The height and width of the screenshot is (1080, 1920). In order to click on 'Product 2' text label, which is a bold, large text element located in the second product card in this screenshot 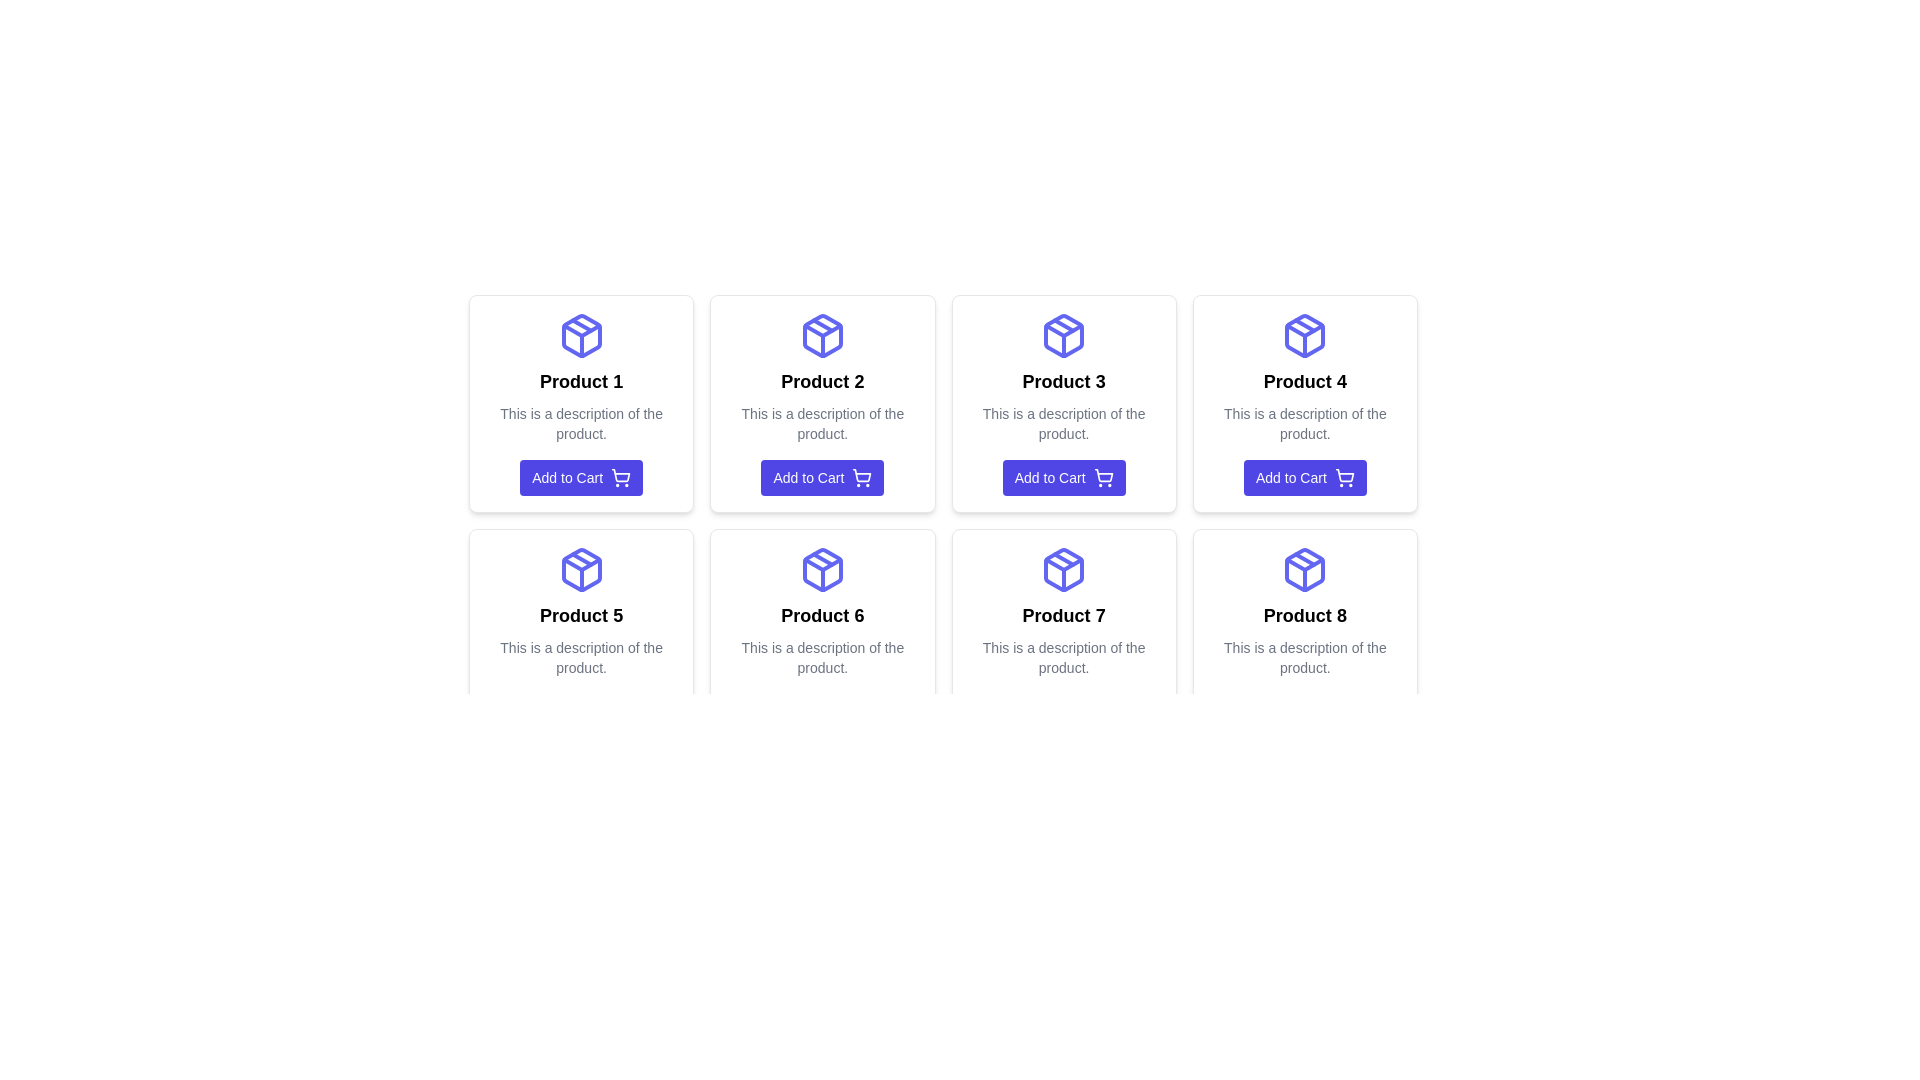, I will do `click(822, 381)`.